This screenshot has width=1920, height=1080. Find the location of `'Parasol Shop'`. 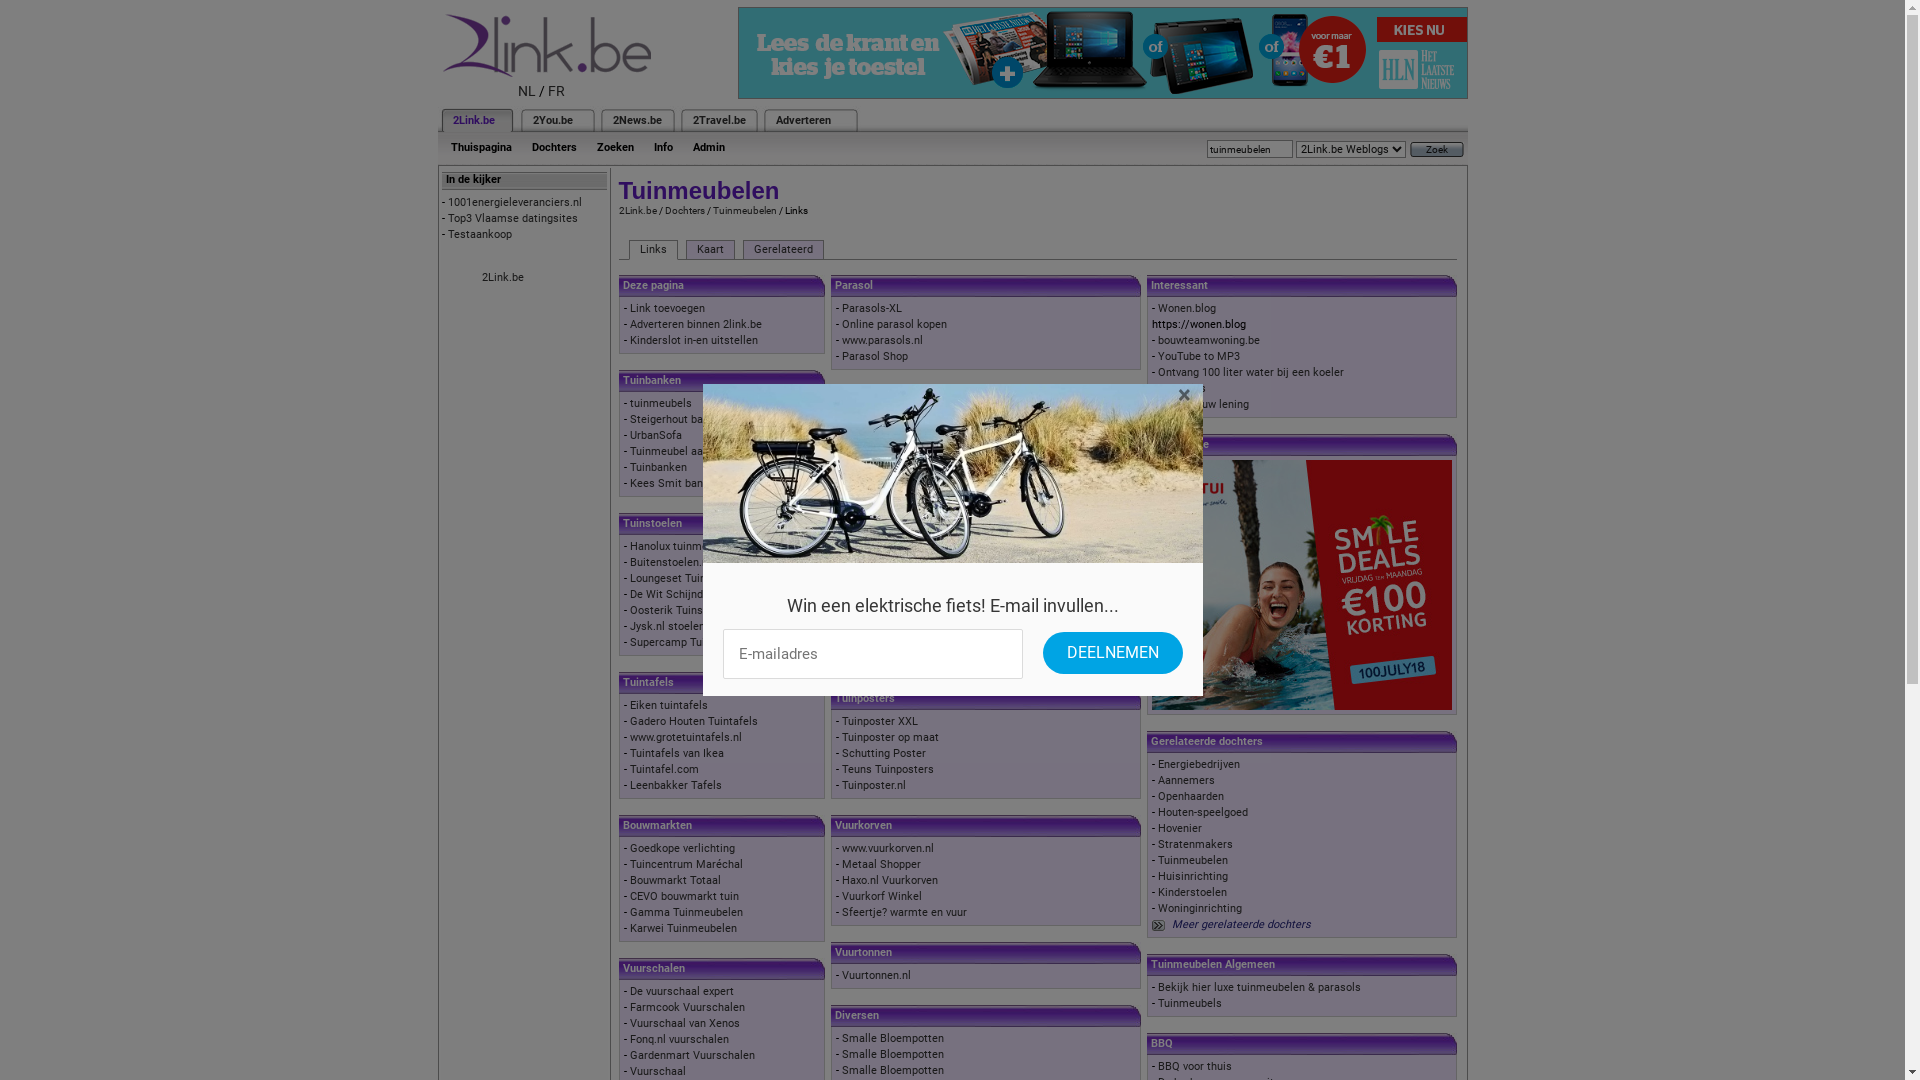

'Parasol Shop' is located at coordinates (874, 355).